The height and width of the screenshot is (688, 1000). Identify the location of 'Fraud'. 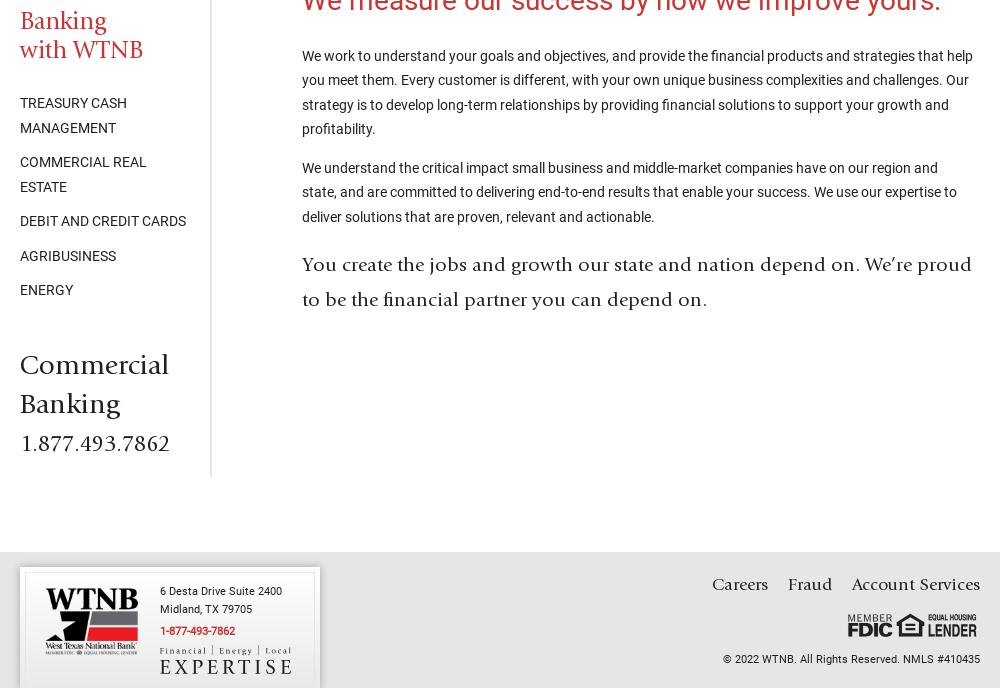
(810, 584).